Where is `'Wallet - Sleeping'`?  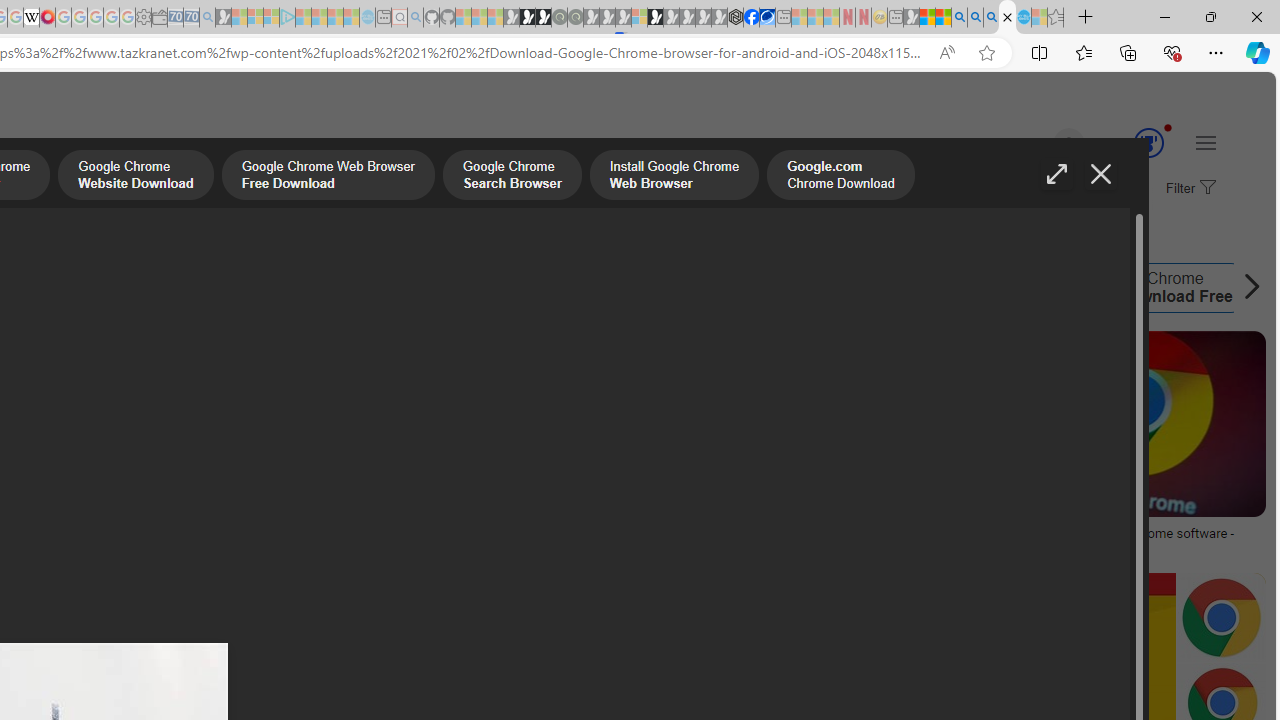 'Wallet - Sleeping' is located at coordinates (160, 17).